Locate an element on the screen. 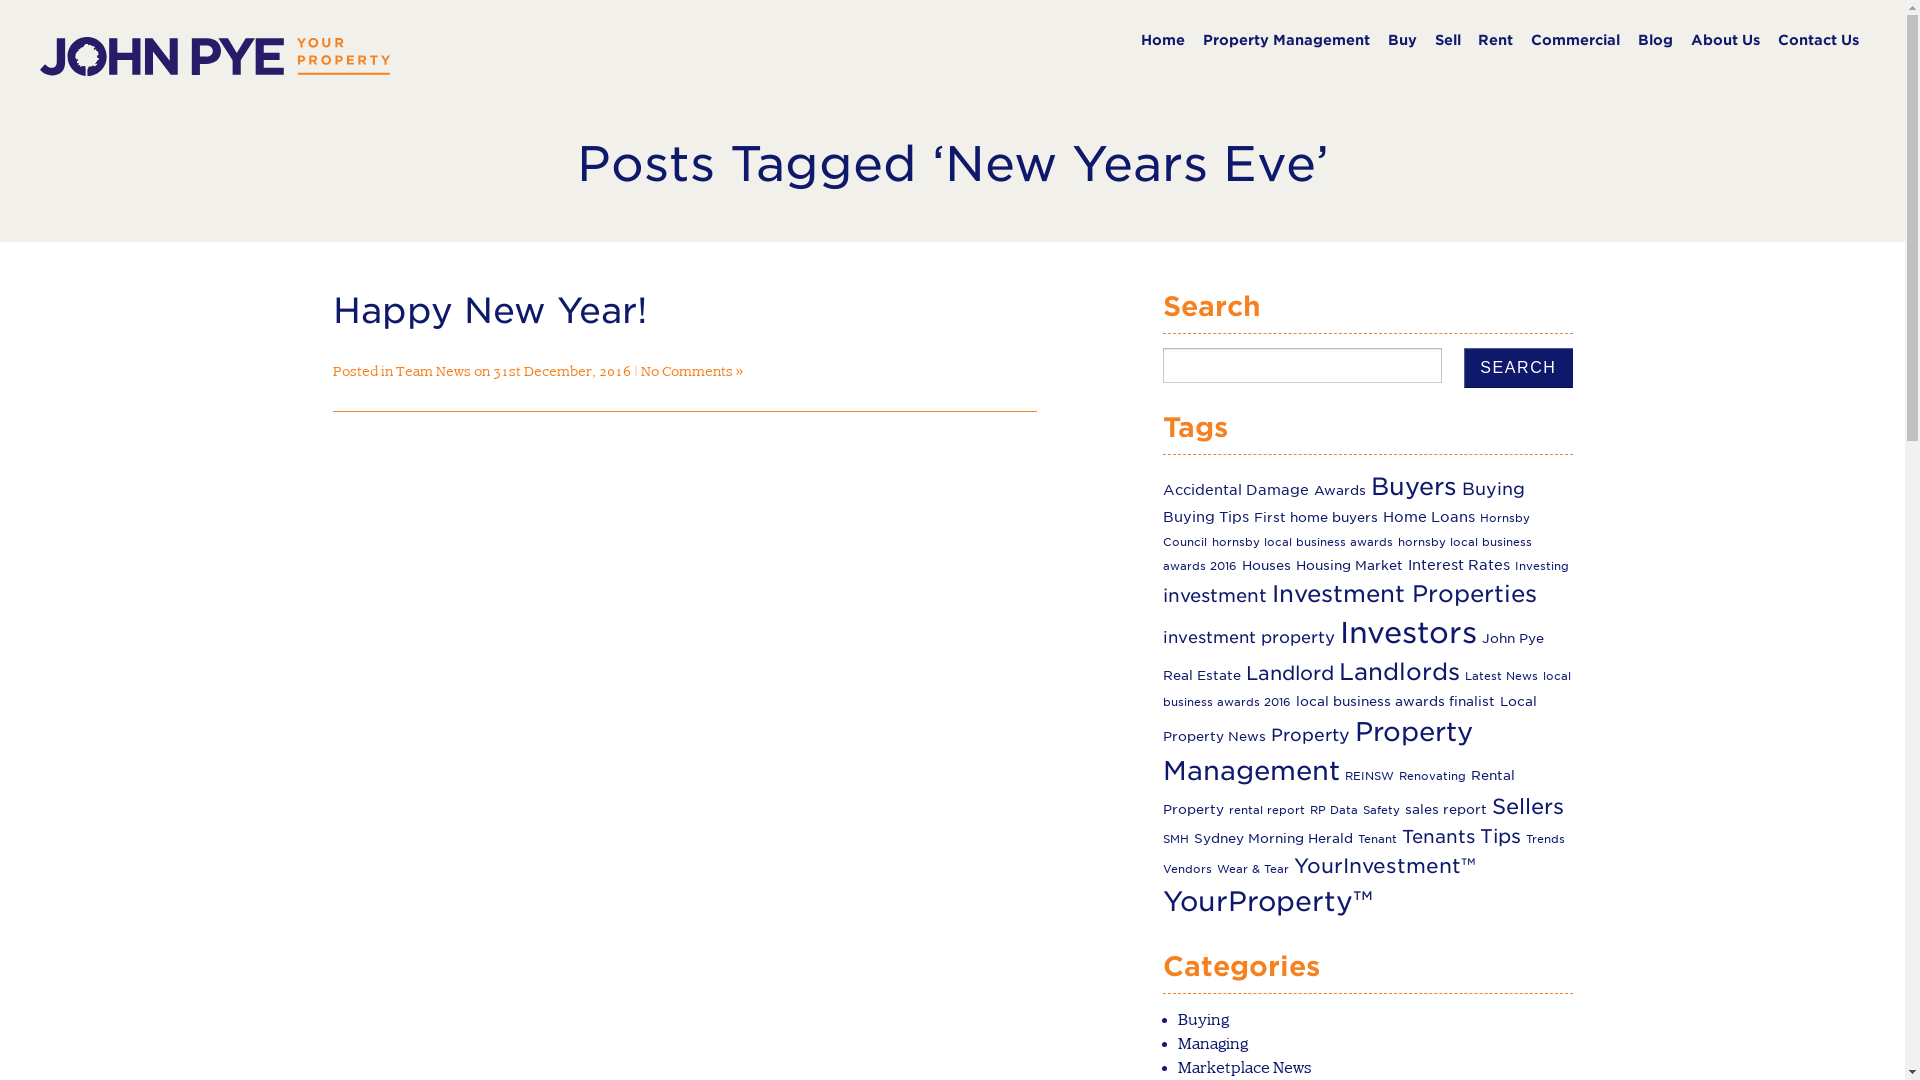 The width and height of the screenshot is (1920, 1080). 'local business awards finalist' is located at coordinates (1296, 700).